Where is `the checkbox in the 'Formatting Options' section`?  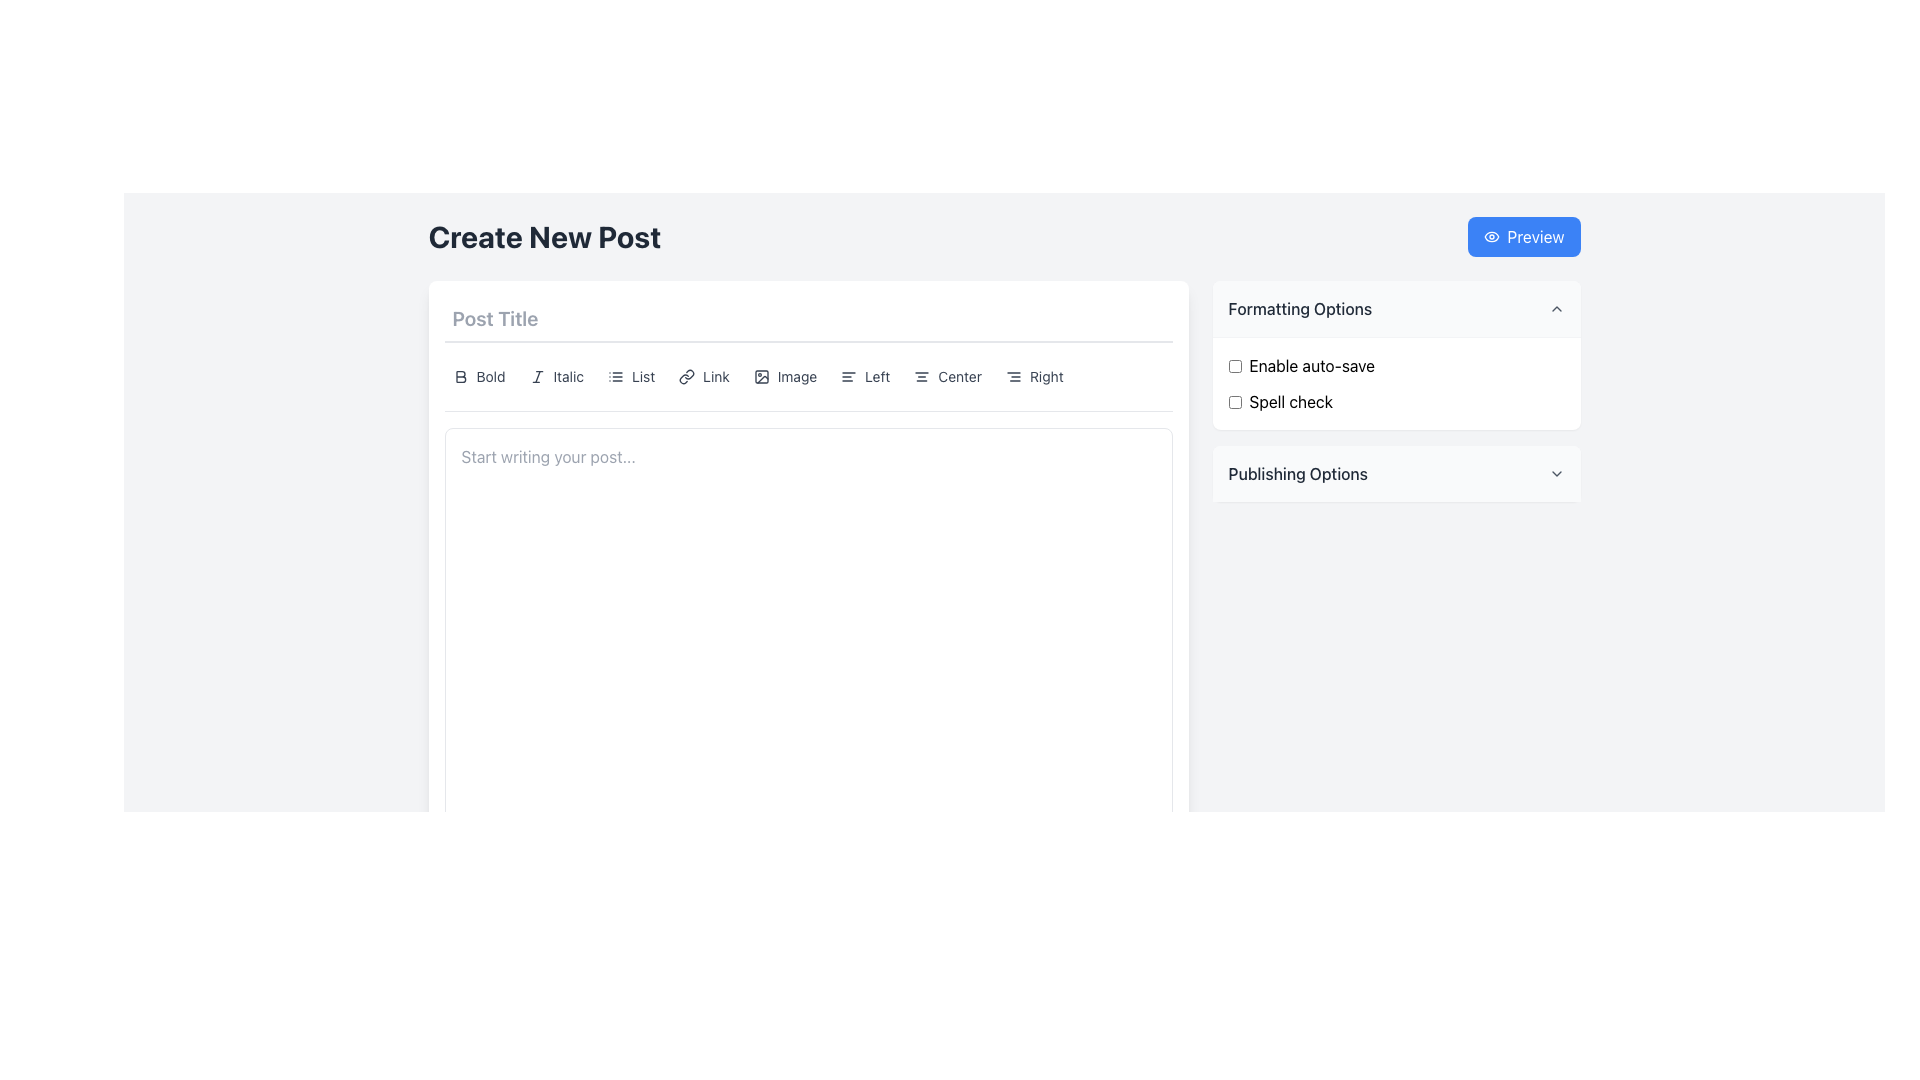 the checkbox in the 'Formatting Options' section is located at coordinates (1395, 401).